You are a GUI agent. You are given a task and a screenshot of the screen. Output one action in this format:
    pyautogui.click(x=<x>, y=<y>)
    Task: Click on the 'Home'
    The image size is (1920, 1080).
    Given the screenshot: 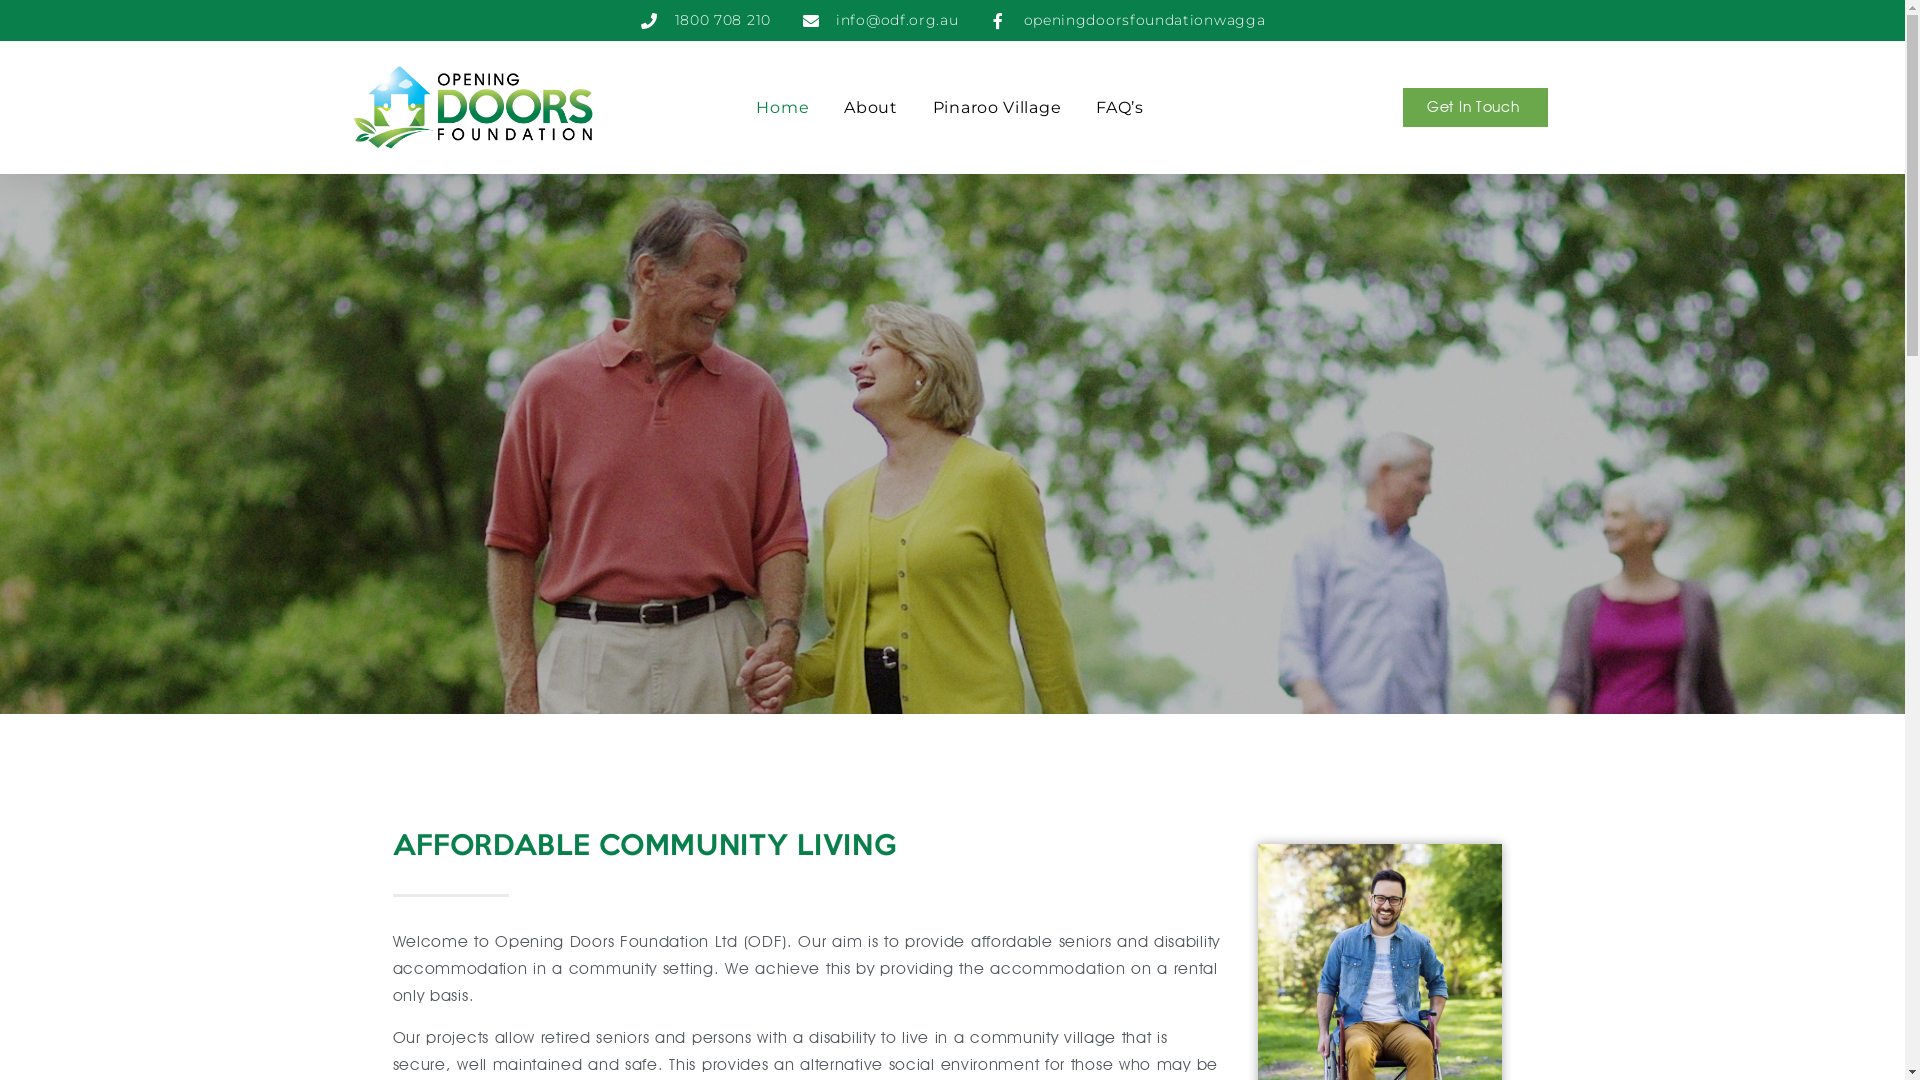 What is the action you would take?
    pyautogui.click(x=781, y=108)
    